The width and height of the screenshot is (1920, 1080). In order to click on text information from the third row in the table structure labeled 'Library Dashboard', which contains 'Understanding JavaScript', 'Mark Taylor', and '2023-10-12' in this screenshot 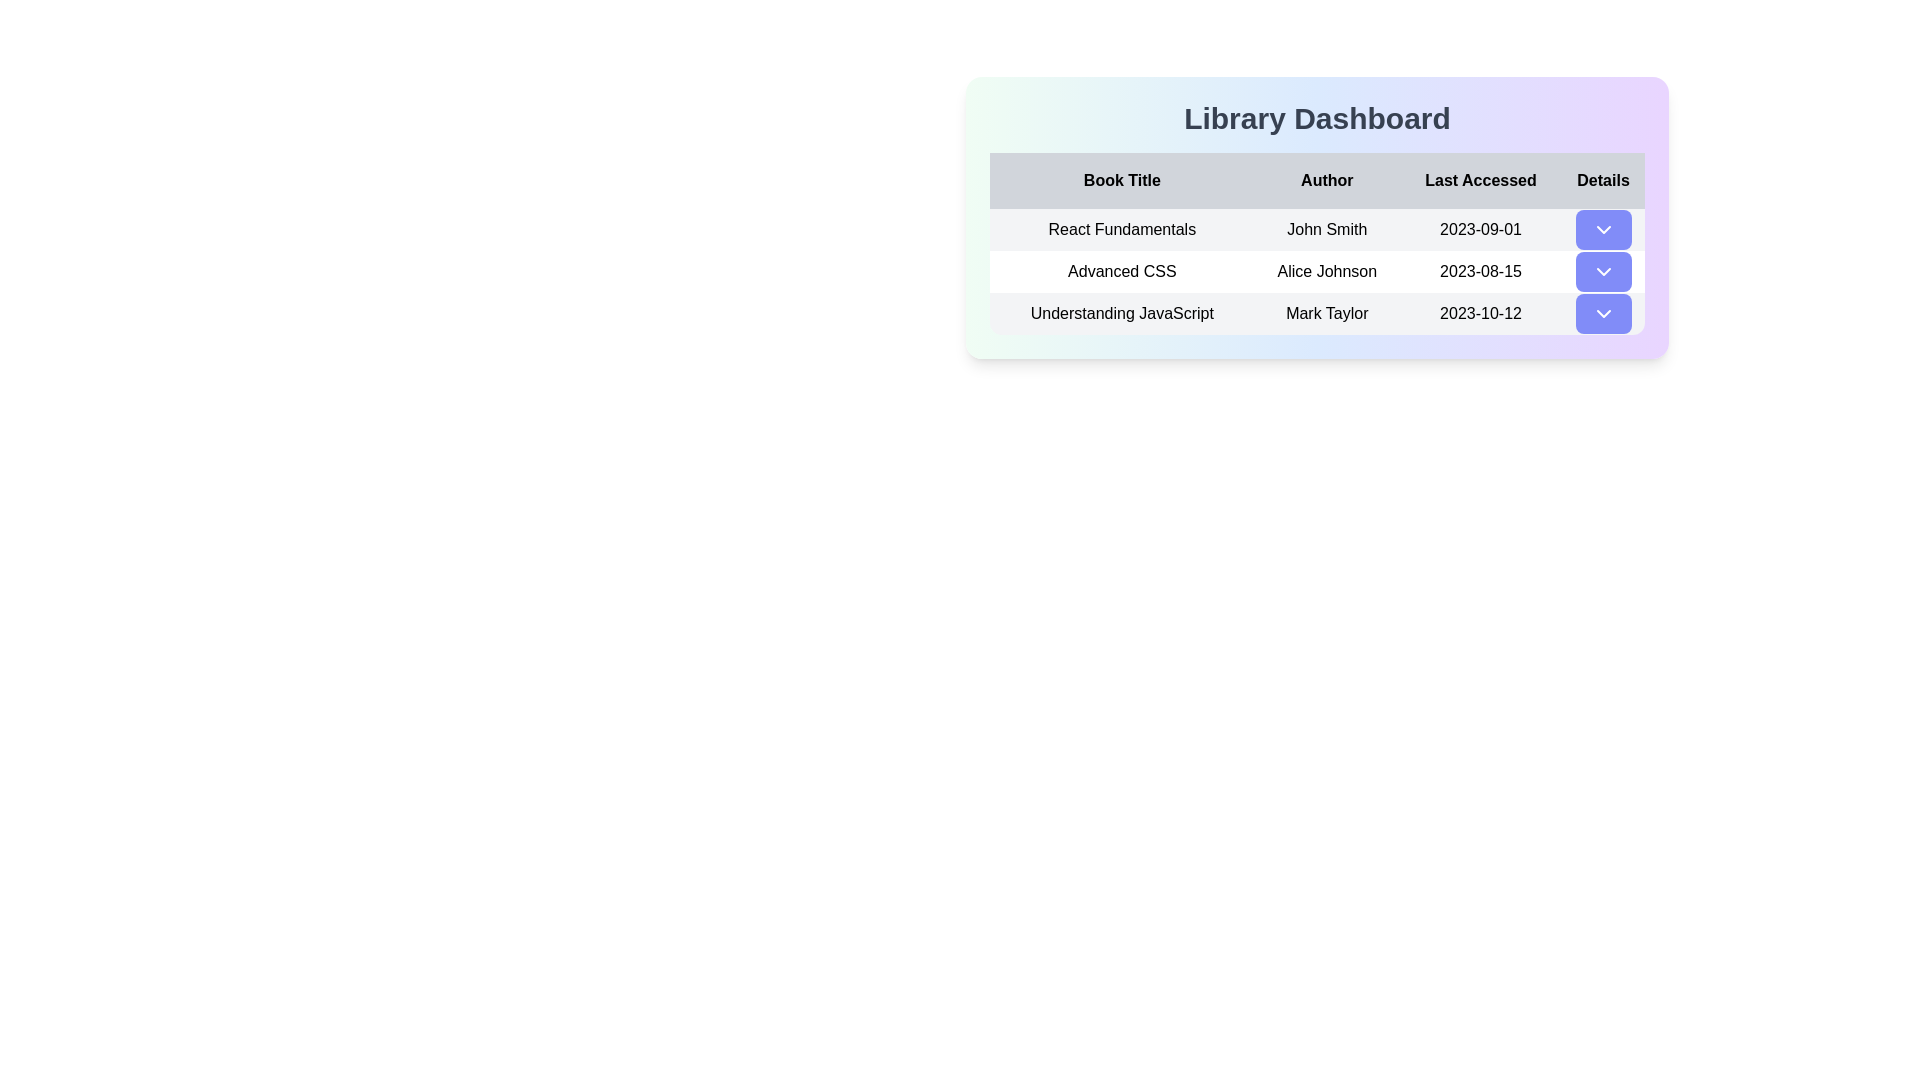, I will do `click(1317, 313)`.